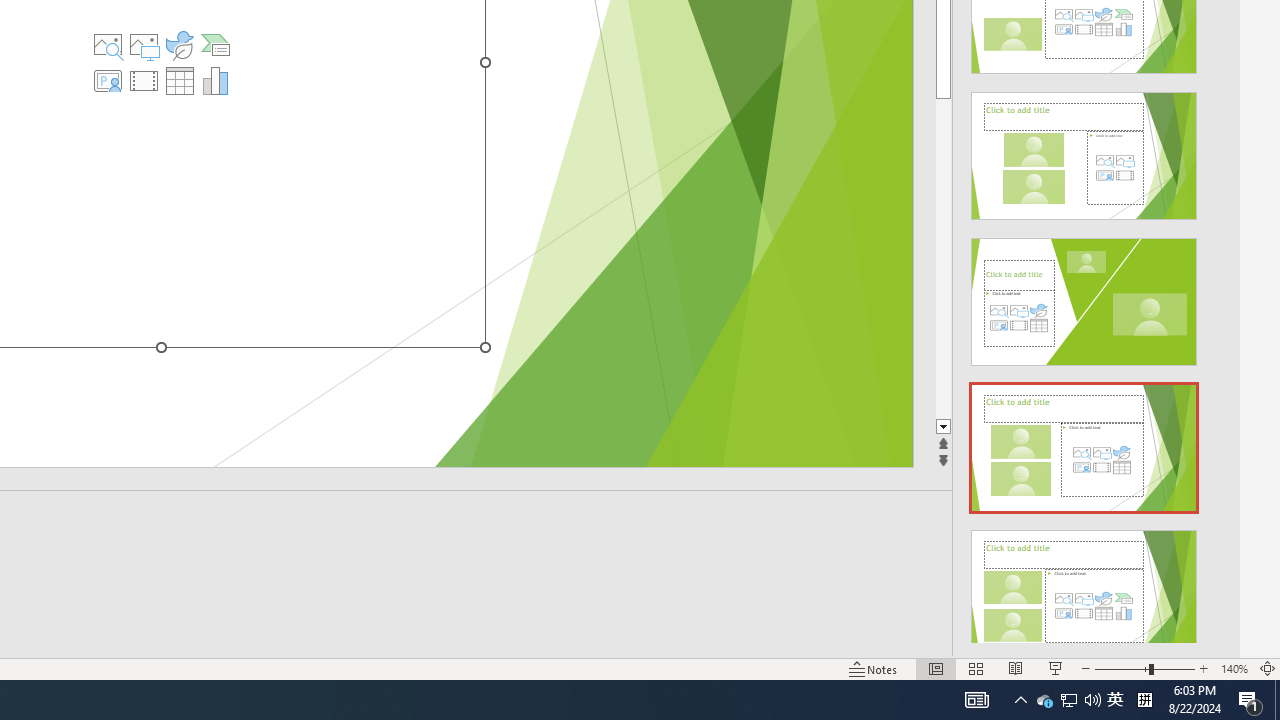  What do you see at coordinates (143, 45) in the screenshot?
I see `'Pictures'` at bounding box center [143, 45].